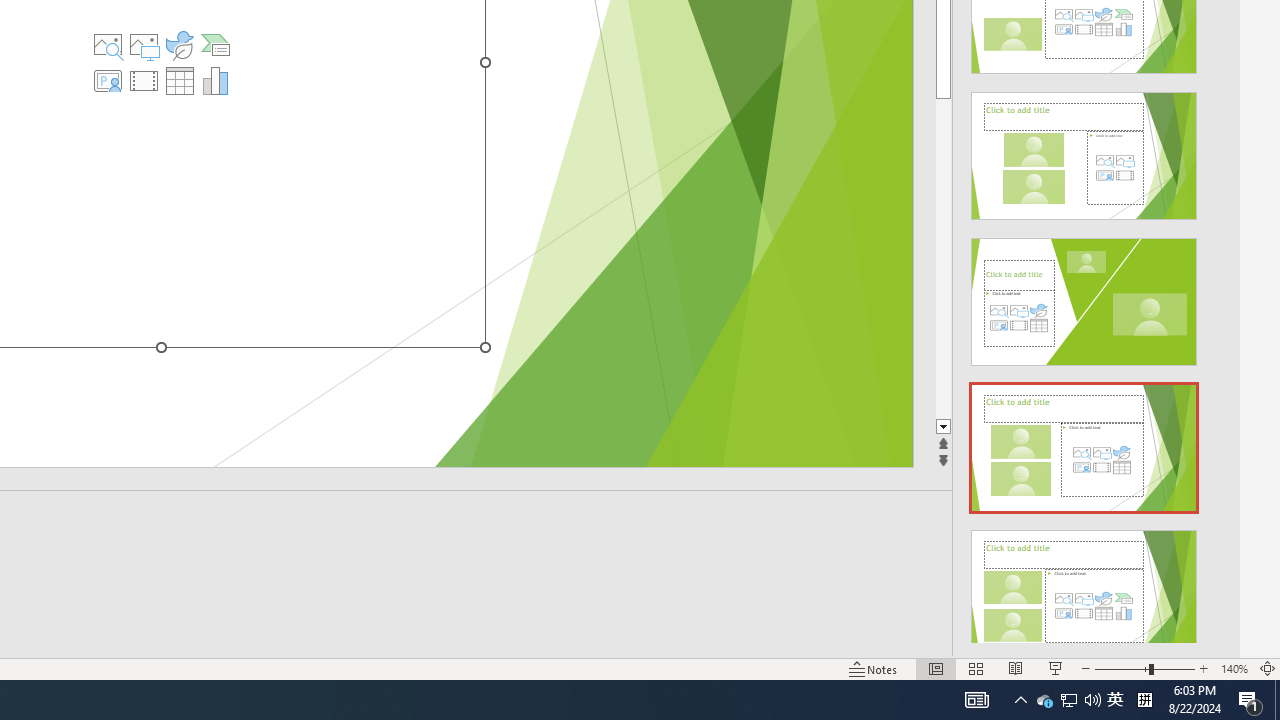  What do you see at coordinates (143, 45) in the screenshot?
I see `'Pictures'` at bounding box center [143, 45].